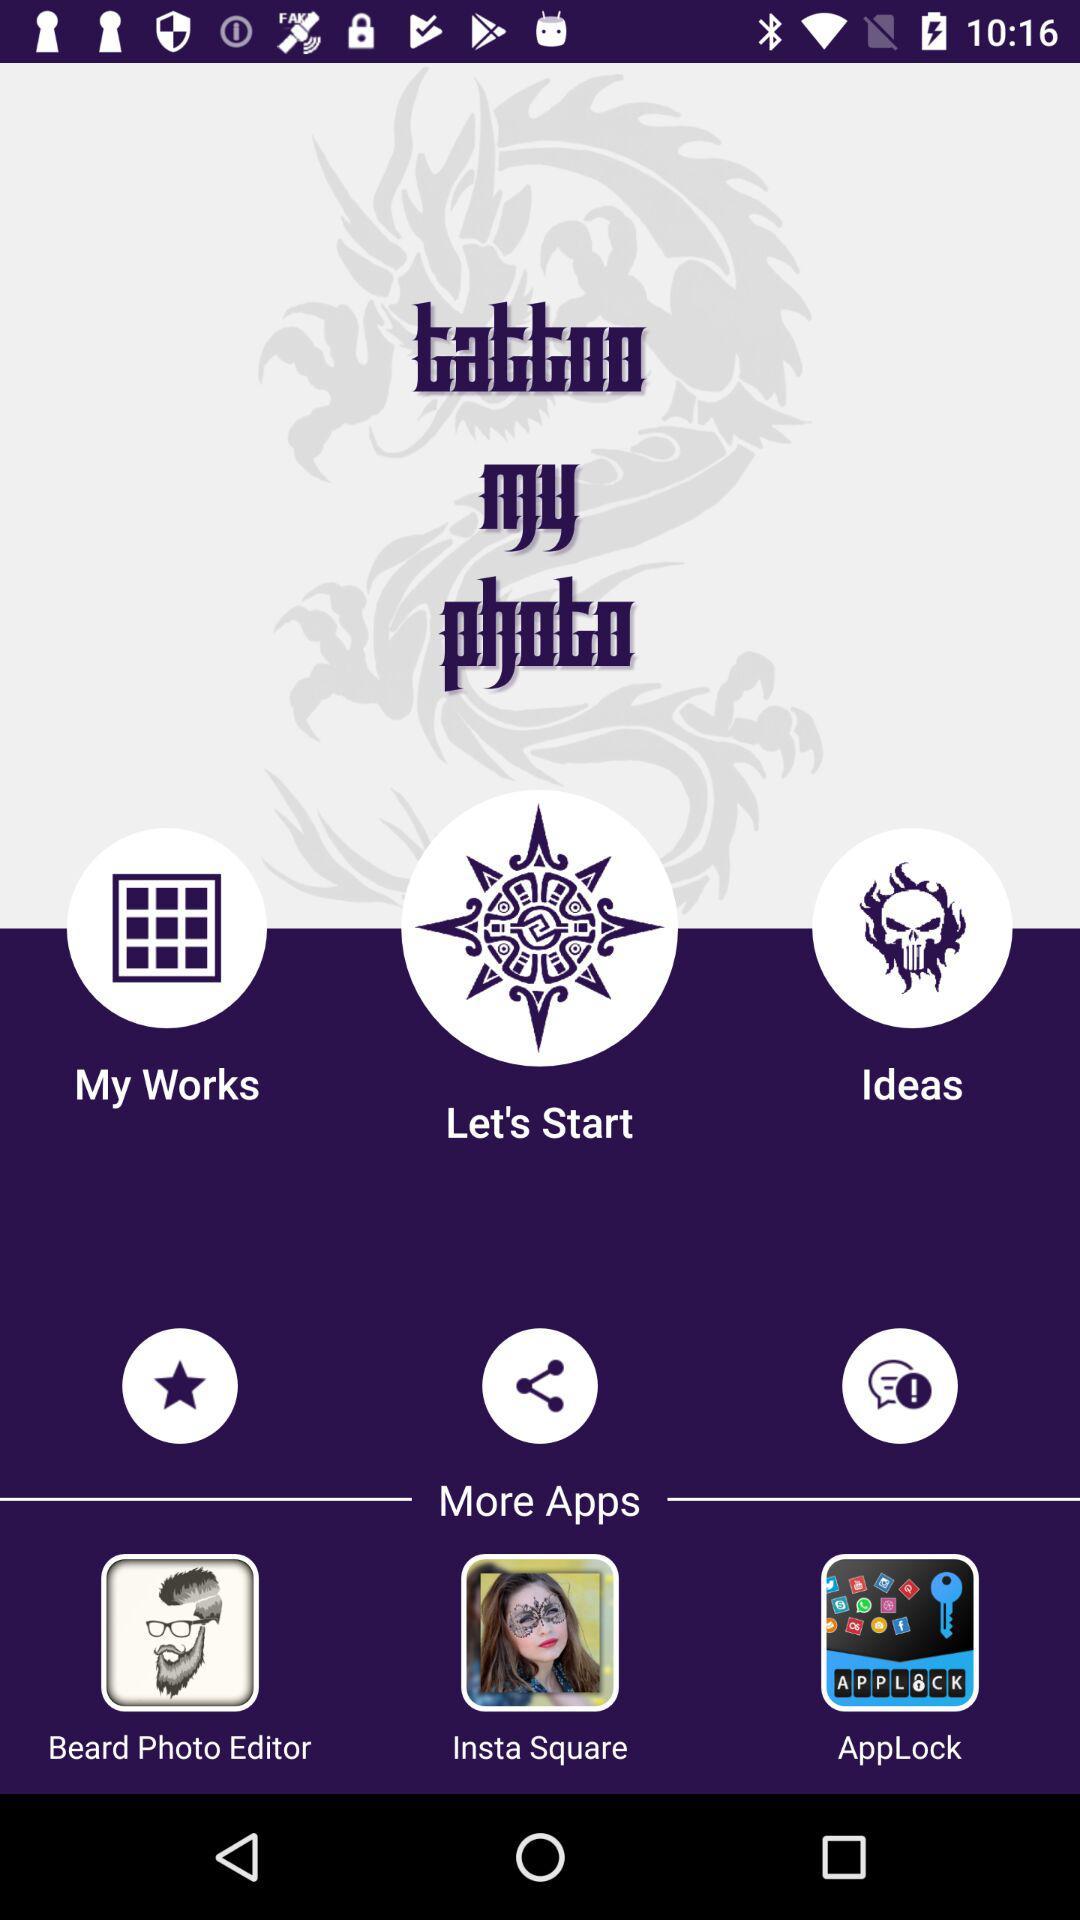 Image resolution: width=1080 pixels, height=1920 pixels. I want to click on the applock item, so click(898, 1745).